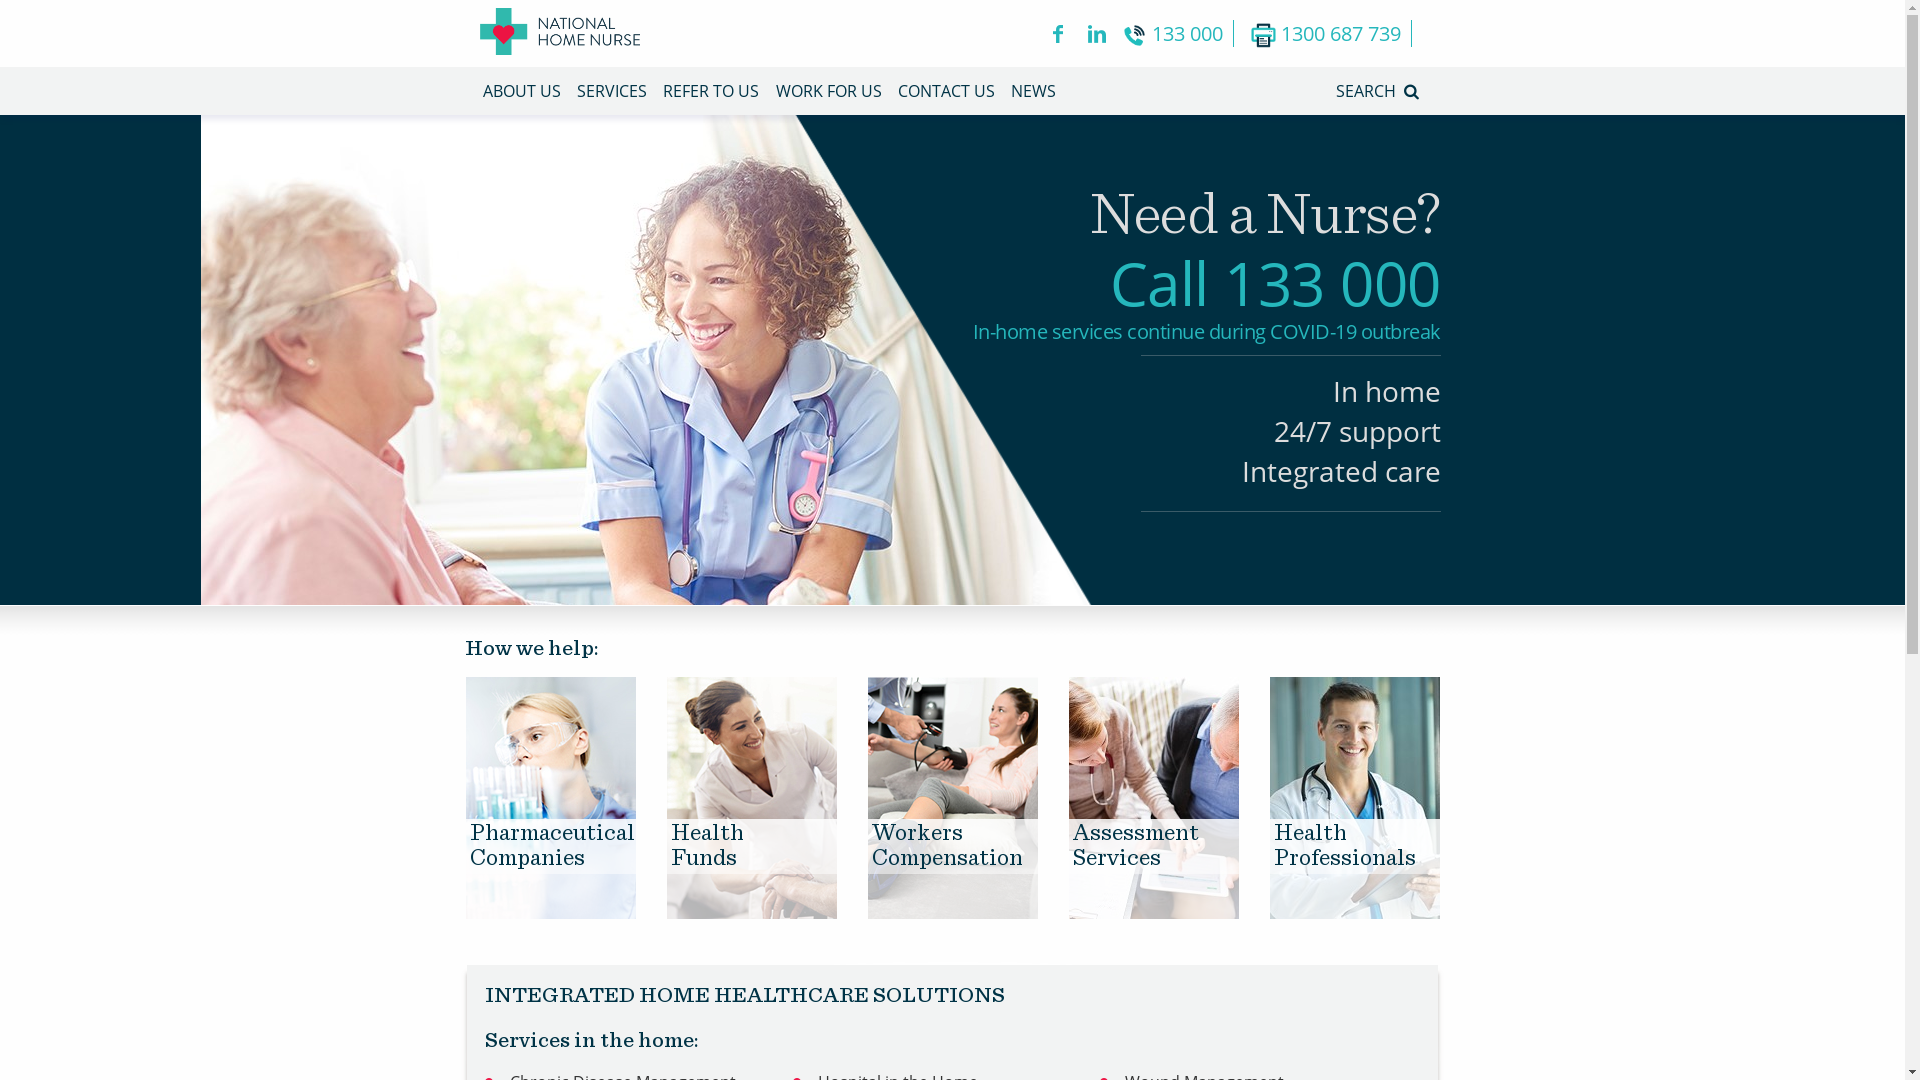  What do you see at coordinates (560, 33) in the screenshot?
I see `'National Home Nurse'` at bounding box center [560, 33].